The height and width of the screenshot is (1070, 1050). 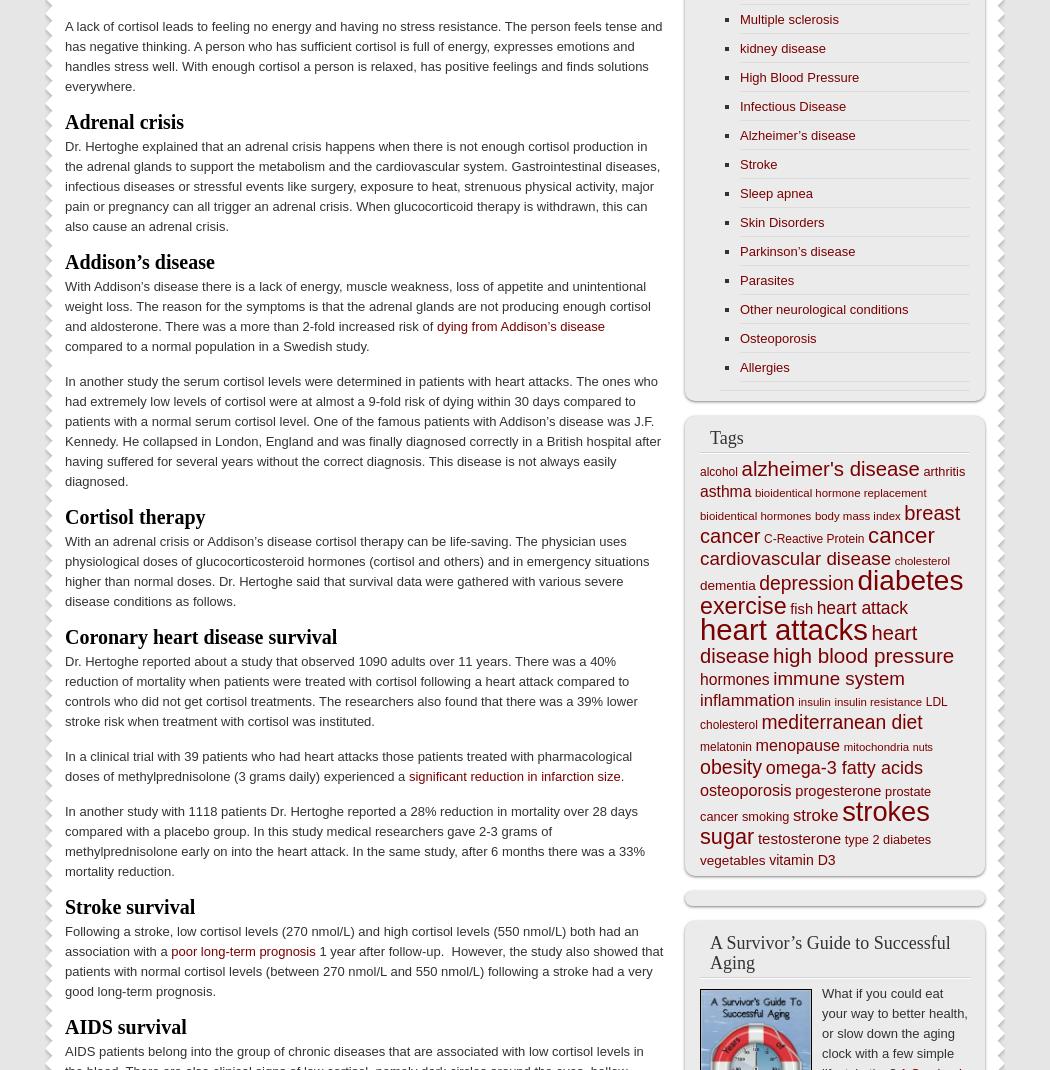 I want to click on 'vegetables', so click(x=700, y=860).